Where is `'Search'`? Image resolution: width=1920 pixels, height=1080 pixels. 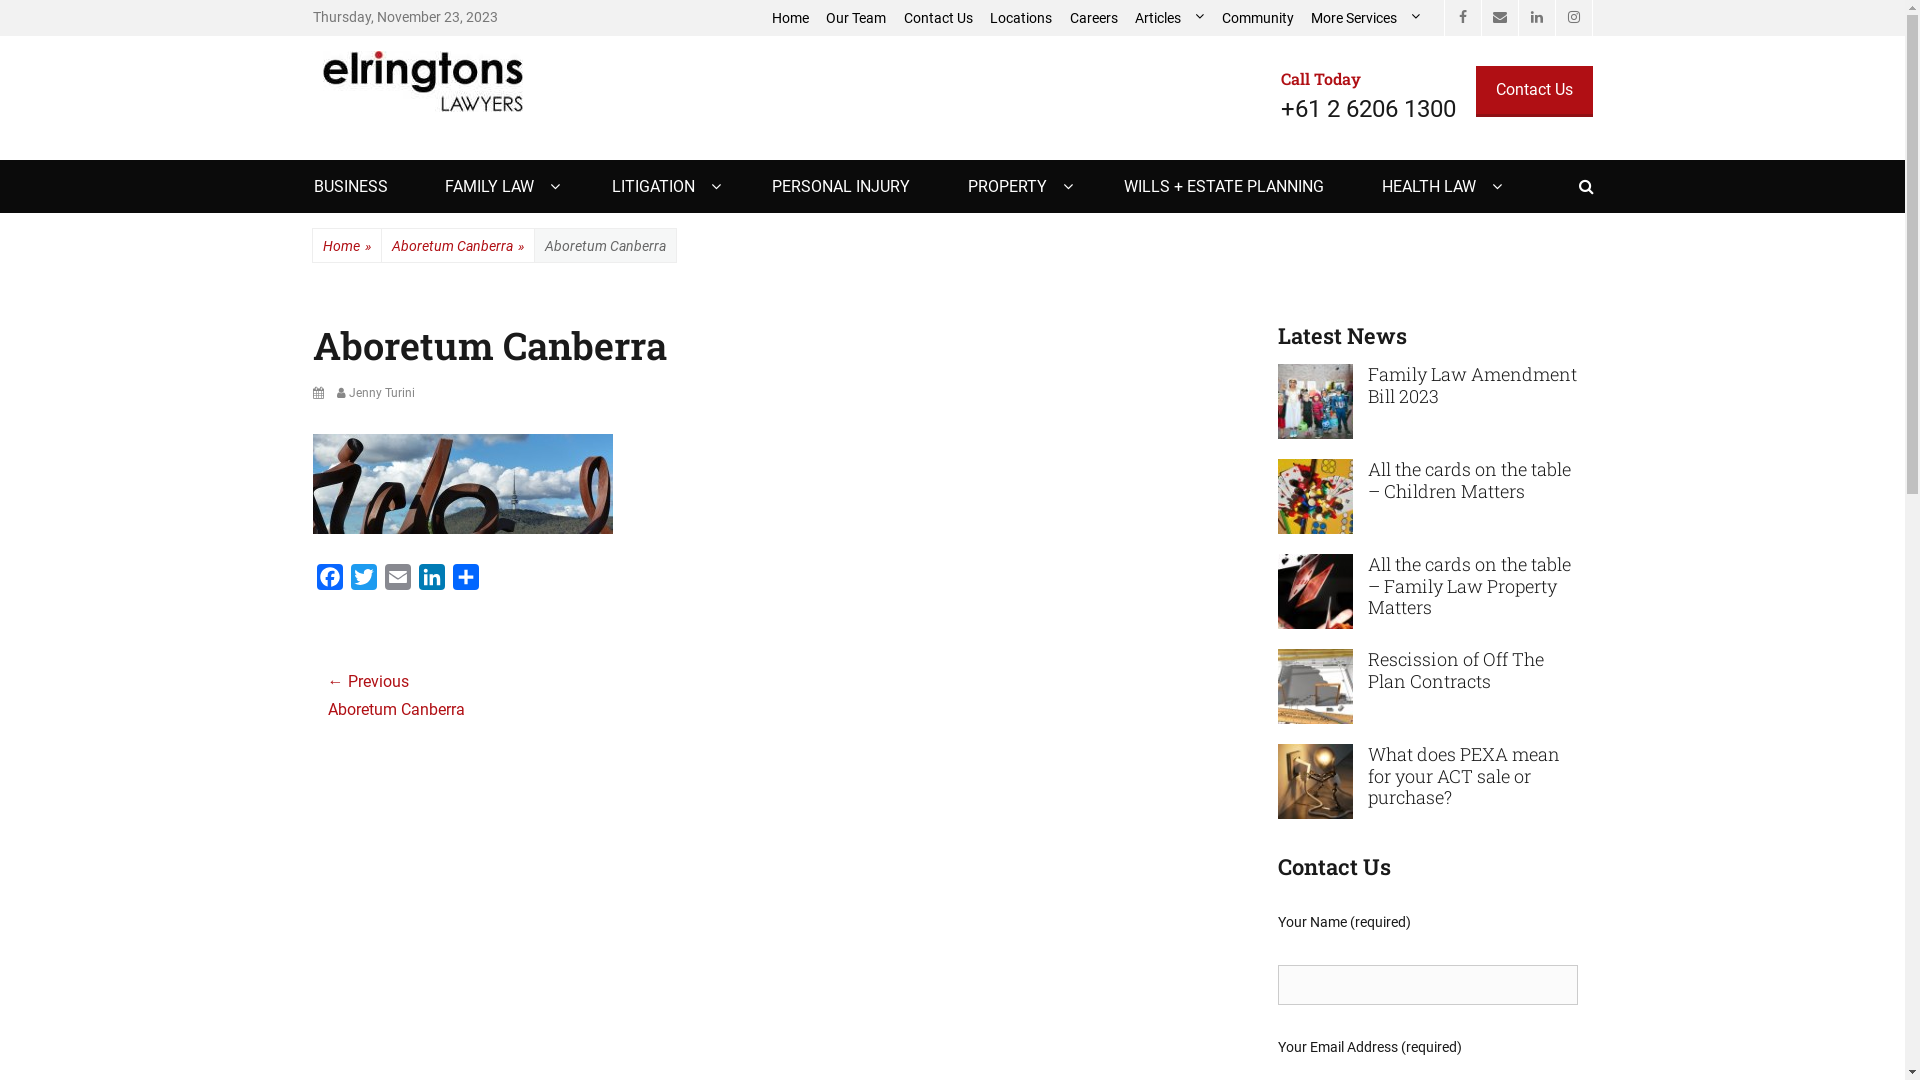 'Search' is located at coordinates (1592, 158).